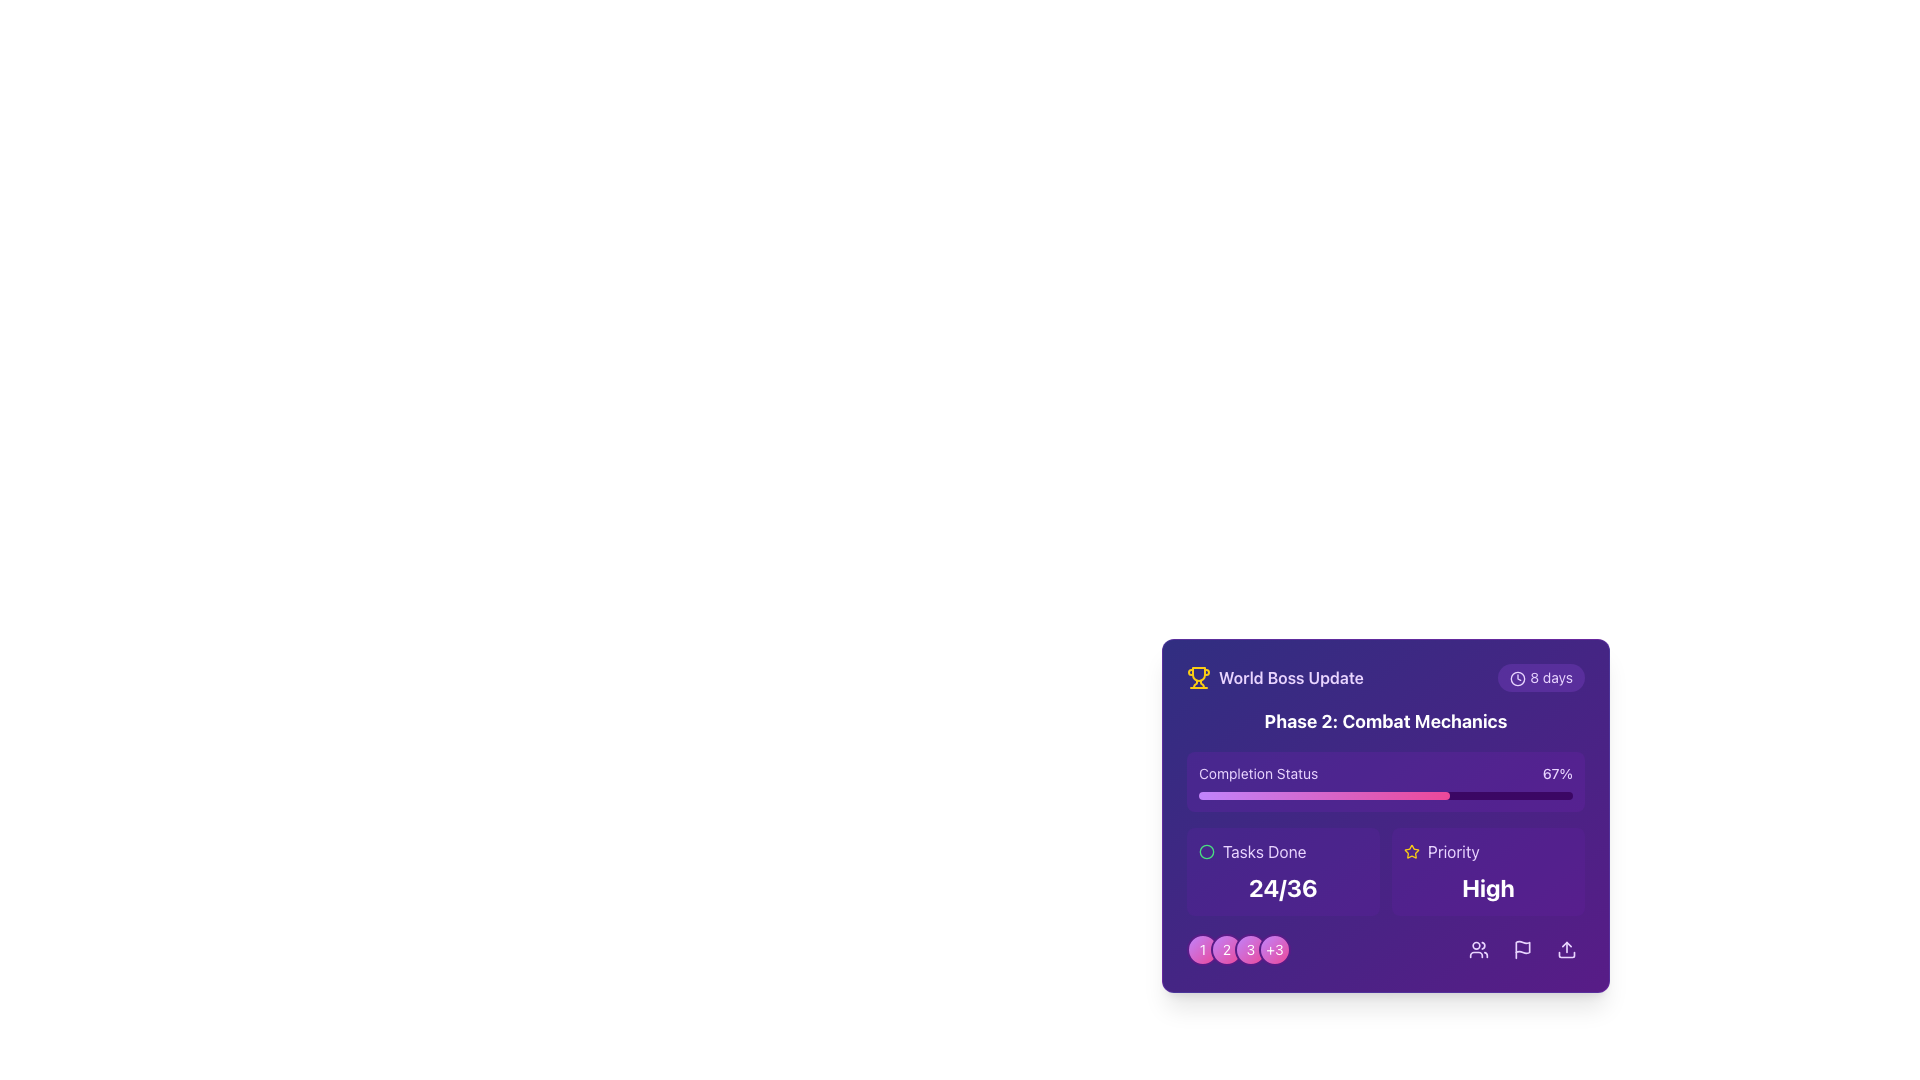  What do you see at coordinates (1257, 773) in the screenshot?
I see `the 'Completion Status' text label, which displays white text on a purple background, positioned in the upper-middle of a card layout, to the left of a progress bar showing '67%'` at bounding box center [1257, 773].